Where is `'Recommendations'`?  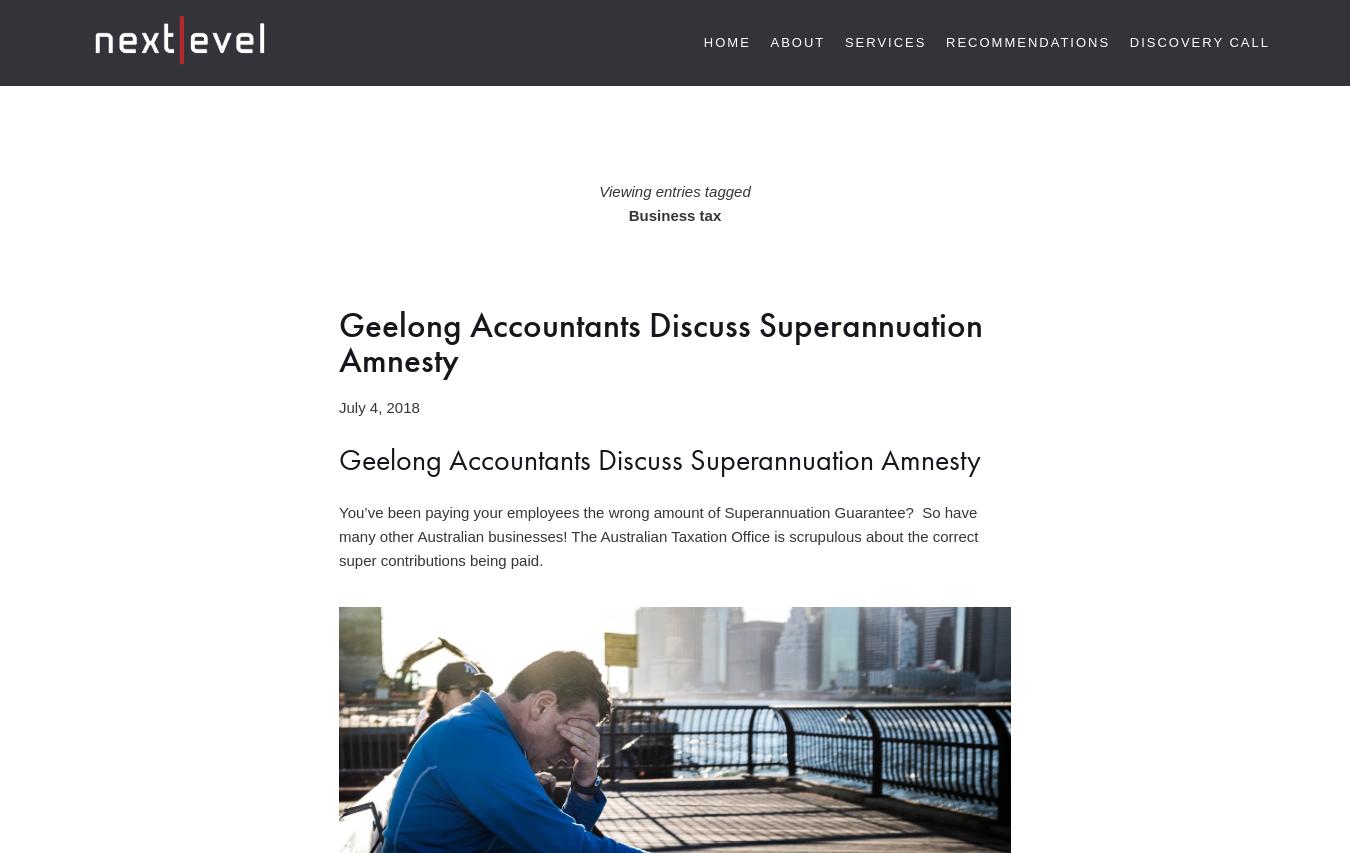
'Recommendations' is located at coordinates (944, 41).